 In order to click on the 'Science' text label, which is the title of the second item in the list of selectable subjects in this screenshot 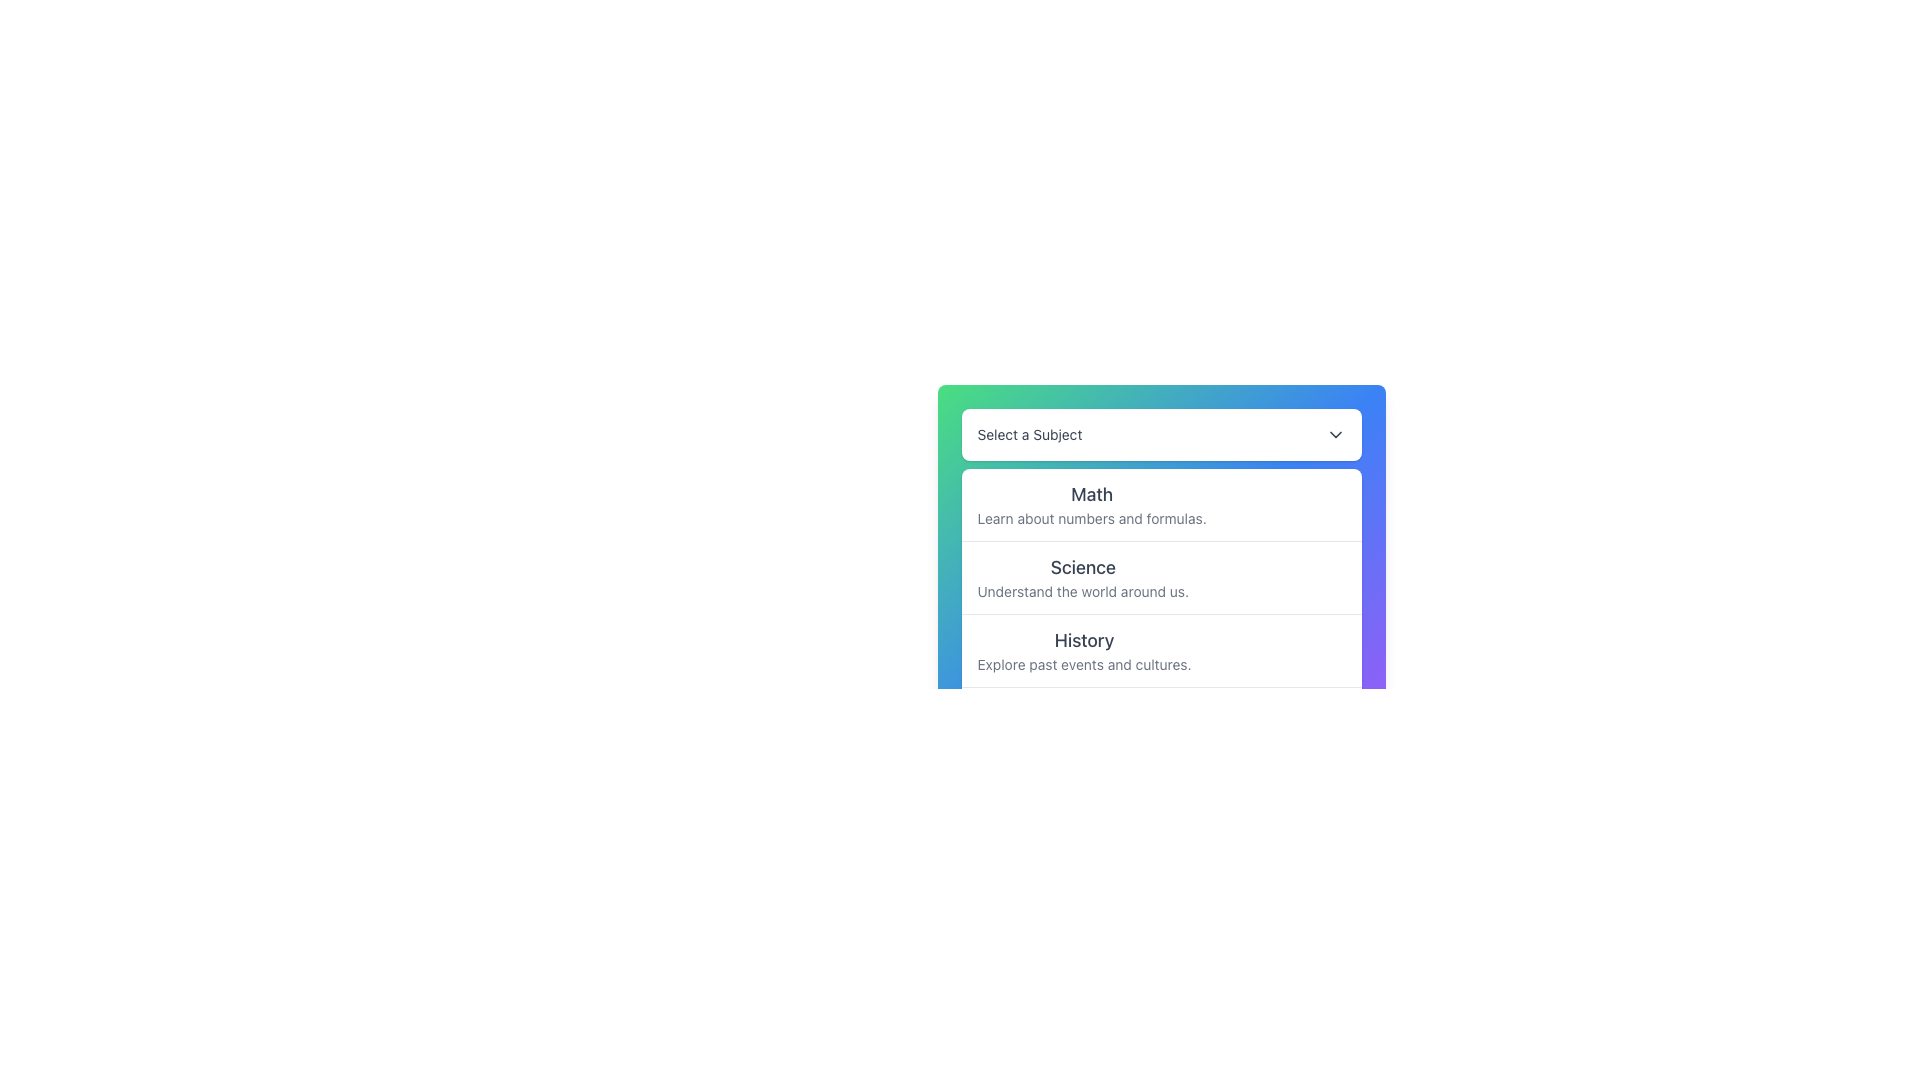, I will do `click(1082, 567)`.